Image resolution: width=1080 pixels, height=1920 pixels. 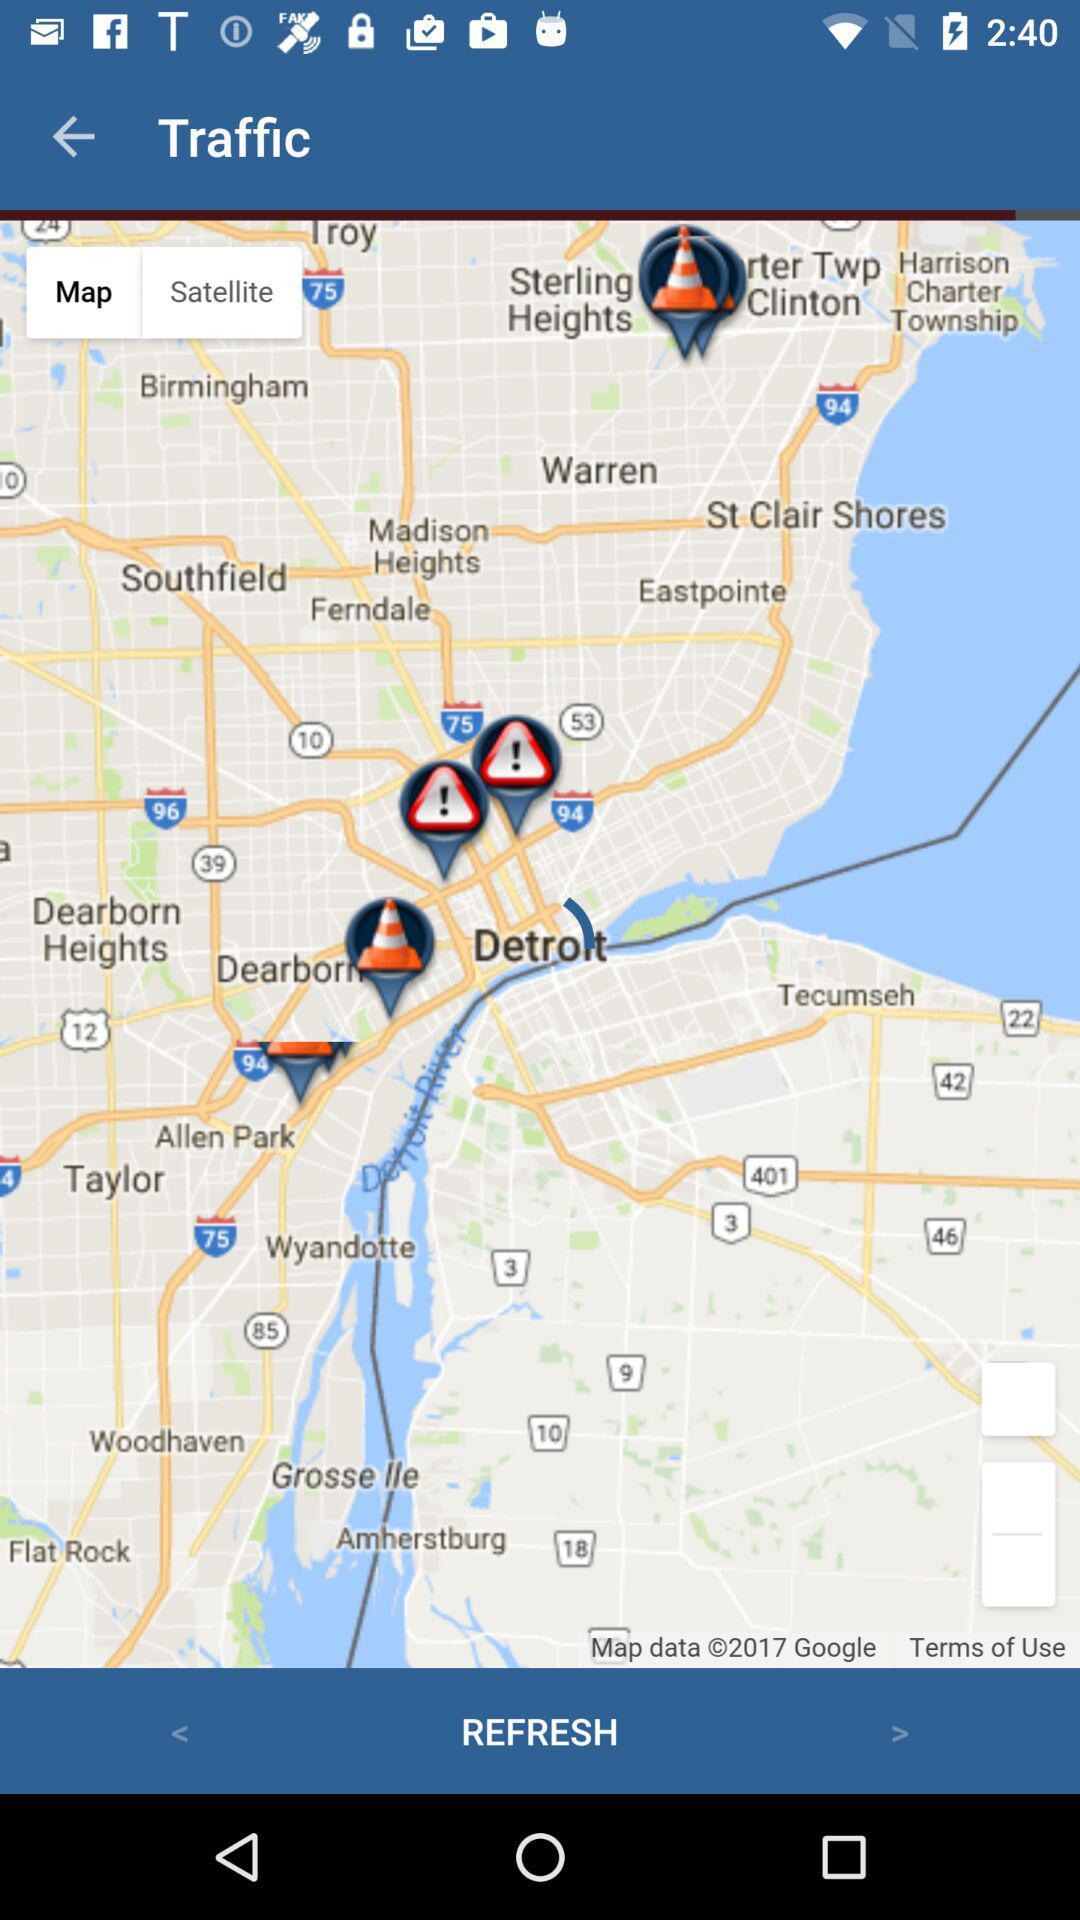 What do you see at coordinates (540, 943) in the screenshot?
I see `refresh map` at bounding box center [540, 943].